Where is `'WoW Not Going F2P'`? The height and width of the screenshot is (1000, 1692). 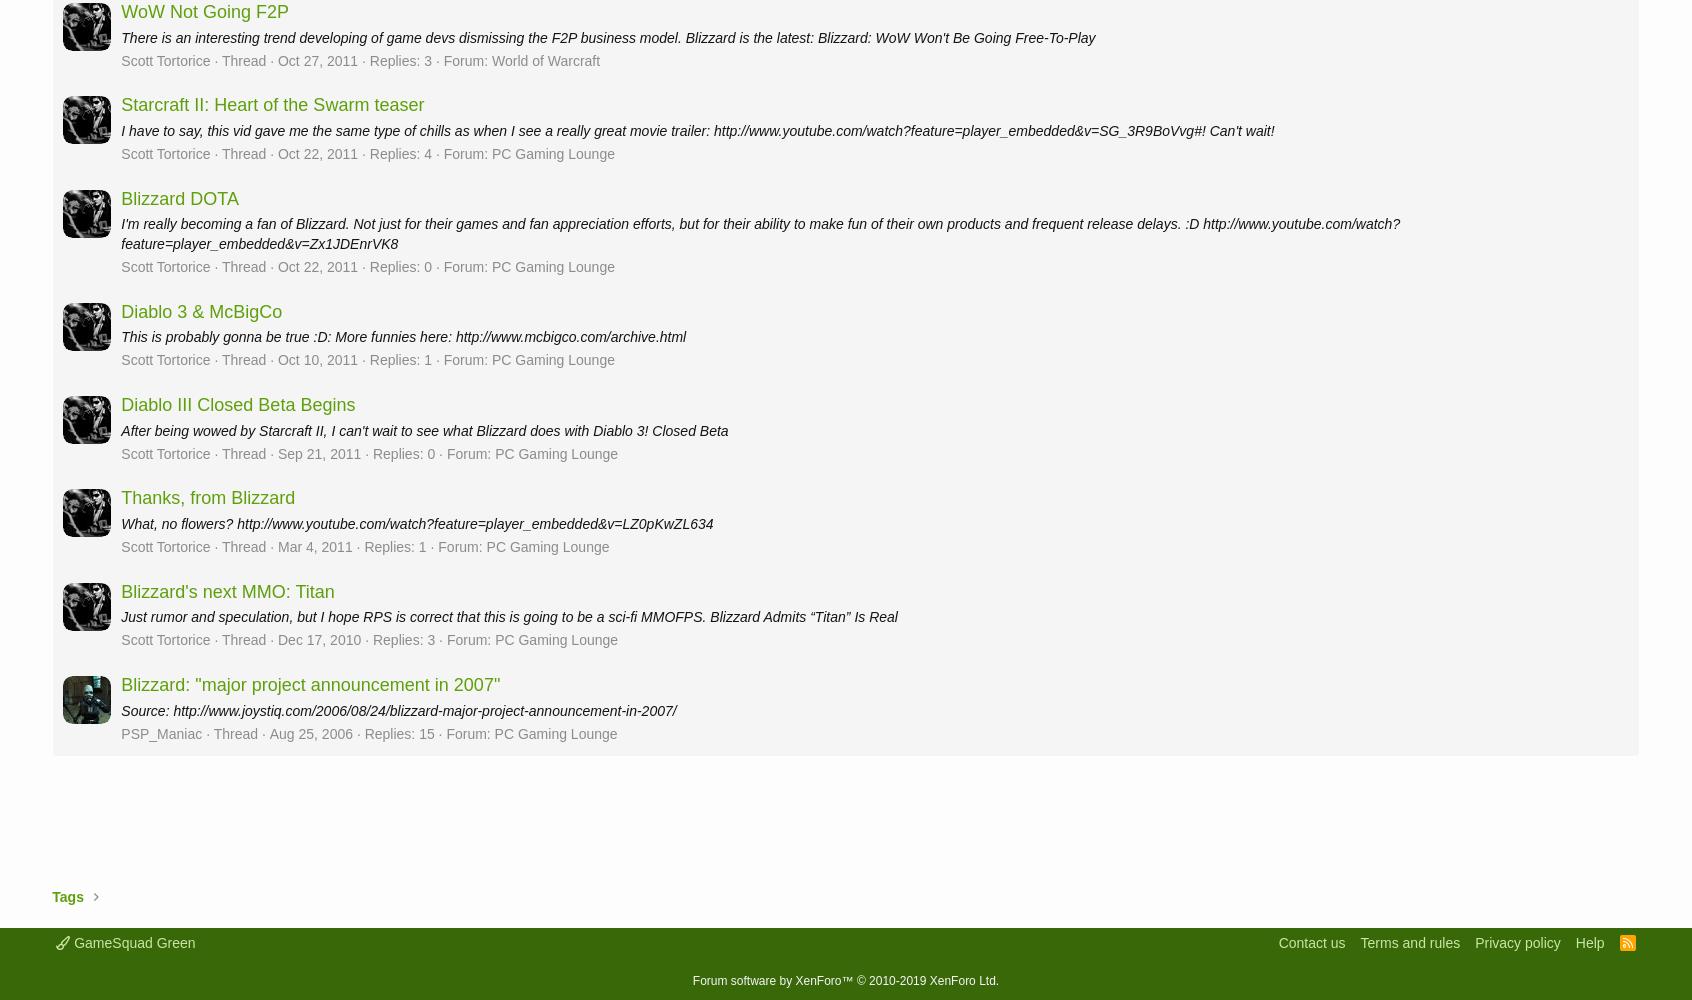
'WoW Not Going F2P' is located at coordinates (204, 12).